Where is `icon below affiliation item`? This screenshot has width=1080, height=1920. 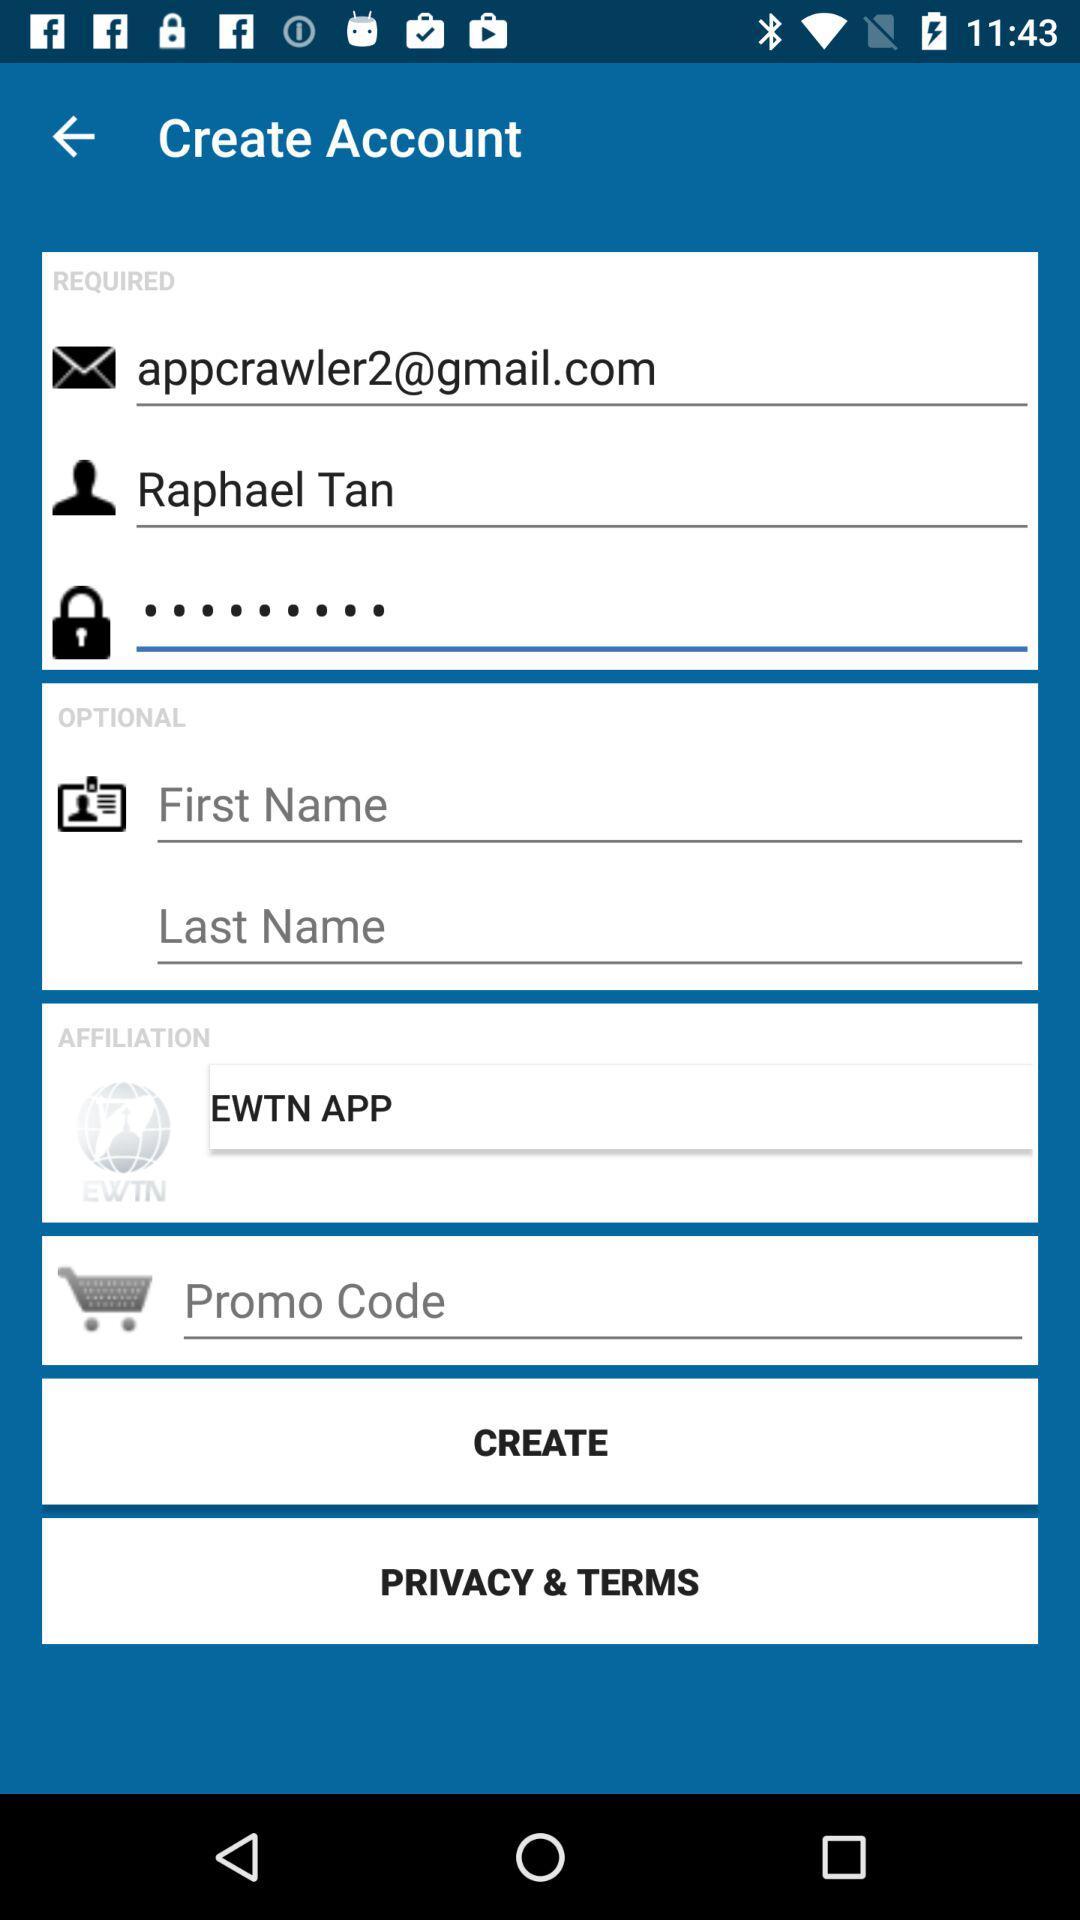
icon below affiliation item is located at coordinates (620, 1106).